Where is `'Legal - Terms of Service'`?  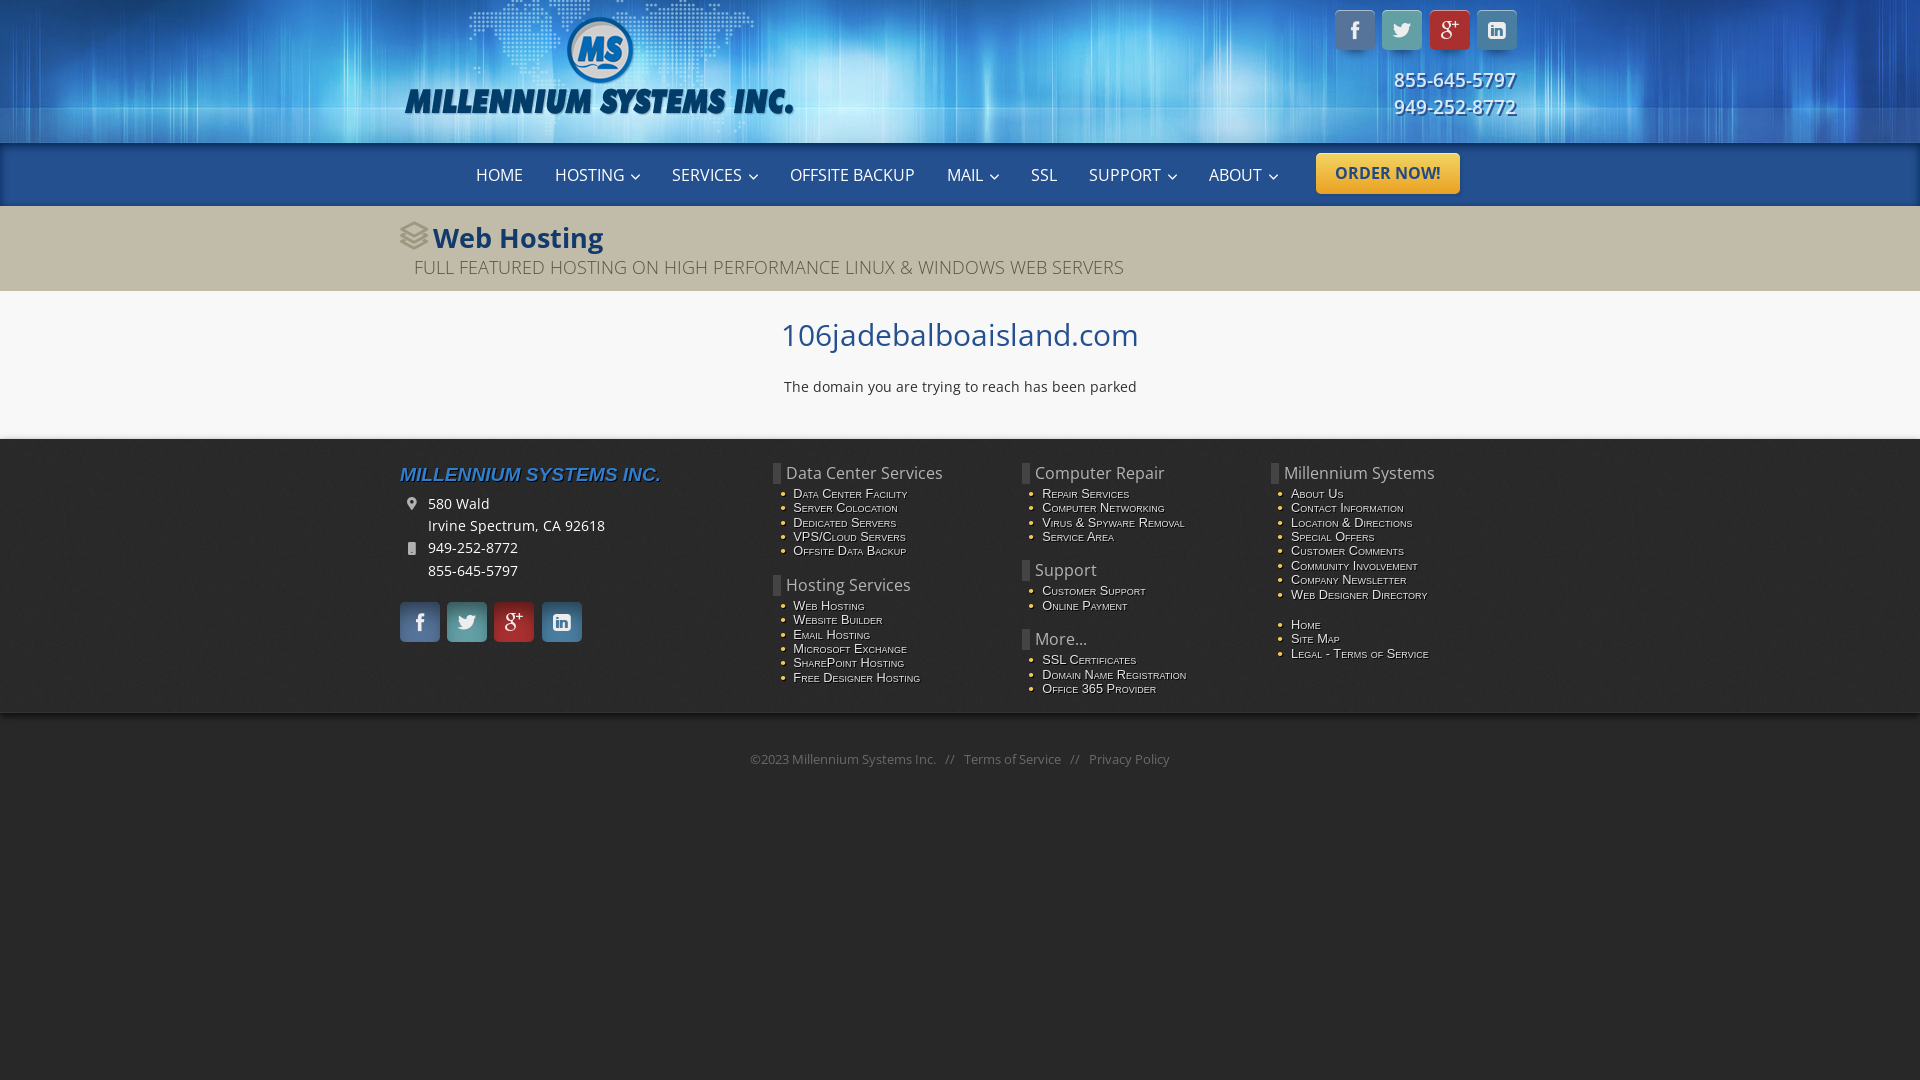 'Legal - Terms of Service' is located at coordinates (1359, 653).